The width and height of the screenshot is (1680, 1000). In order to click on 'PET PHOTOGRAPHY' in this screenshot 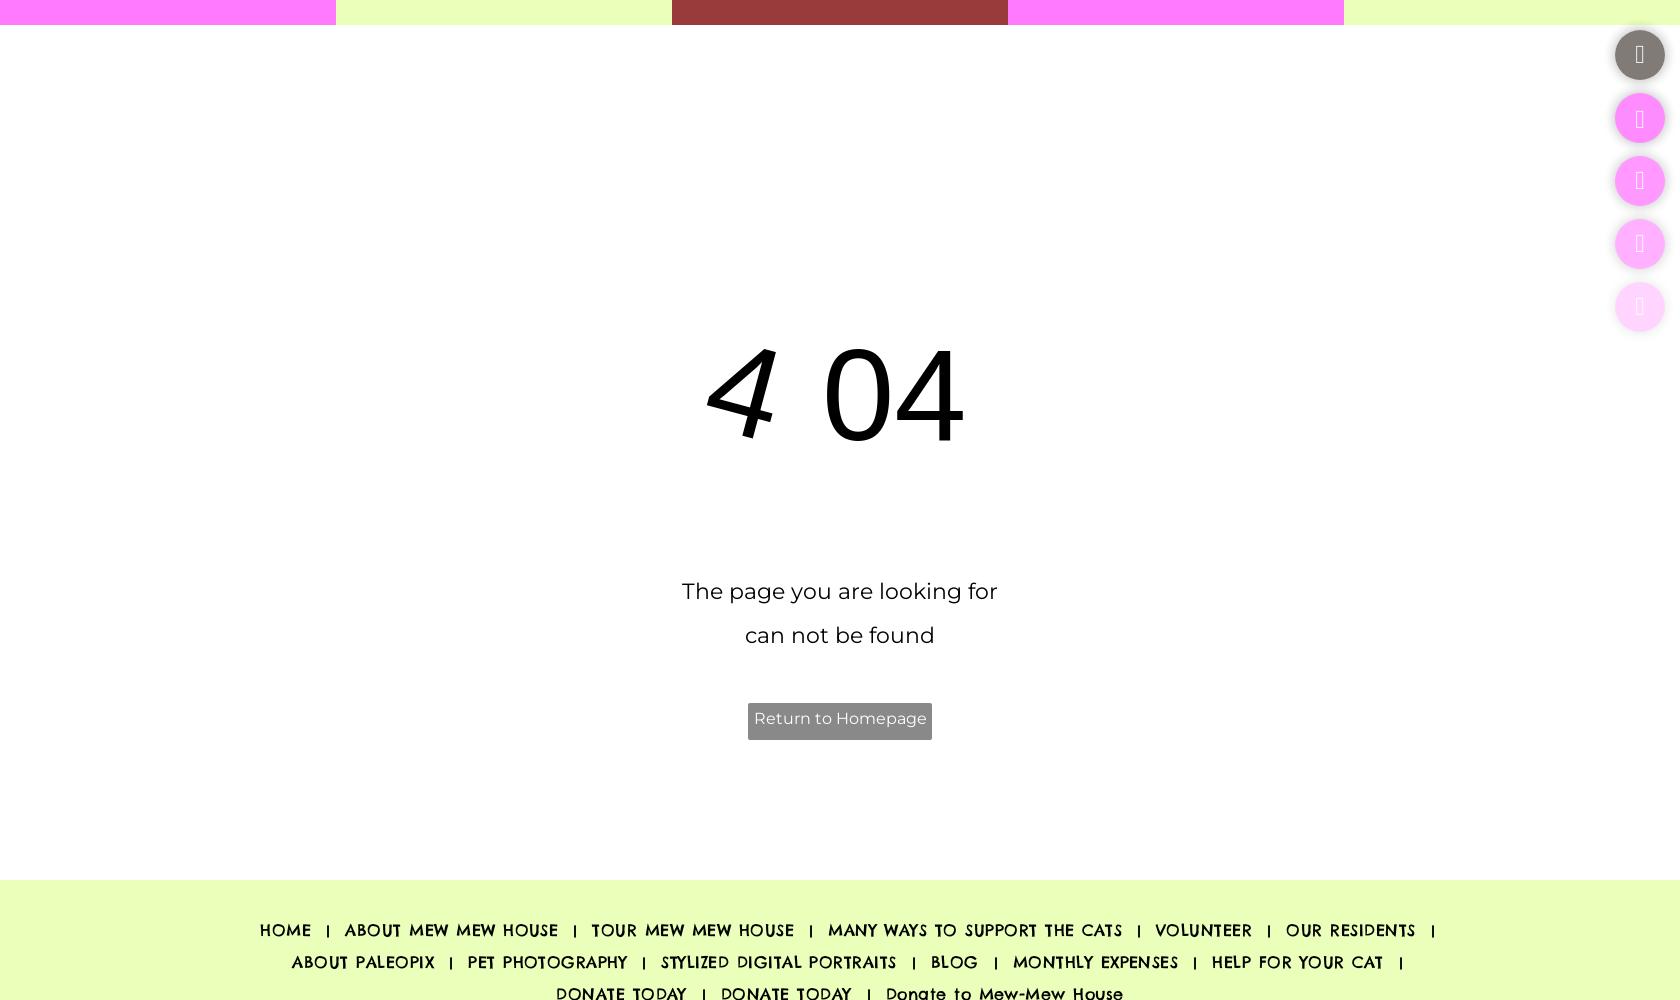, I will do `click(547, 960)`.